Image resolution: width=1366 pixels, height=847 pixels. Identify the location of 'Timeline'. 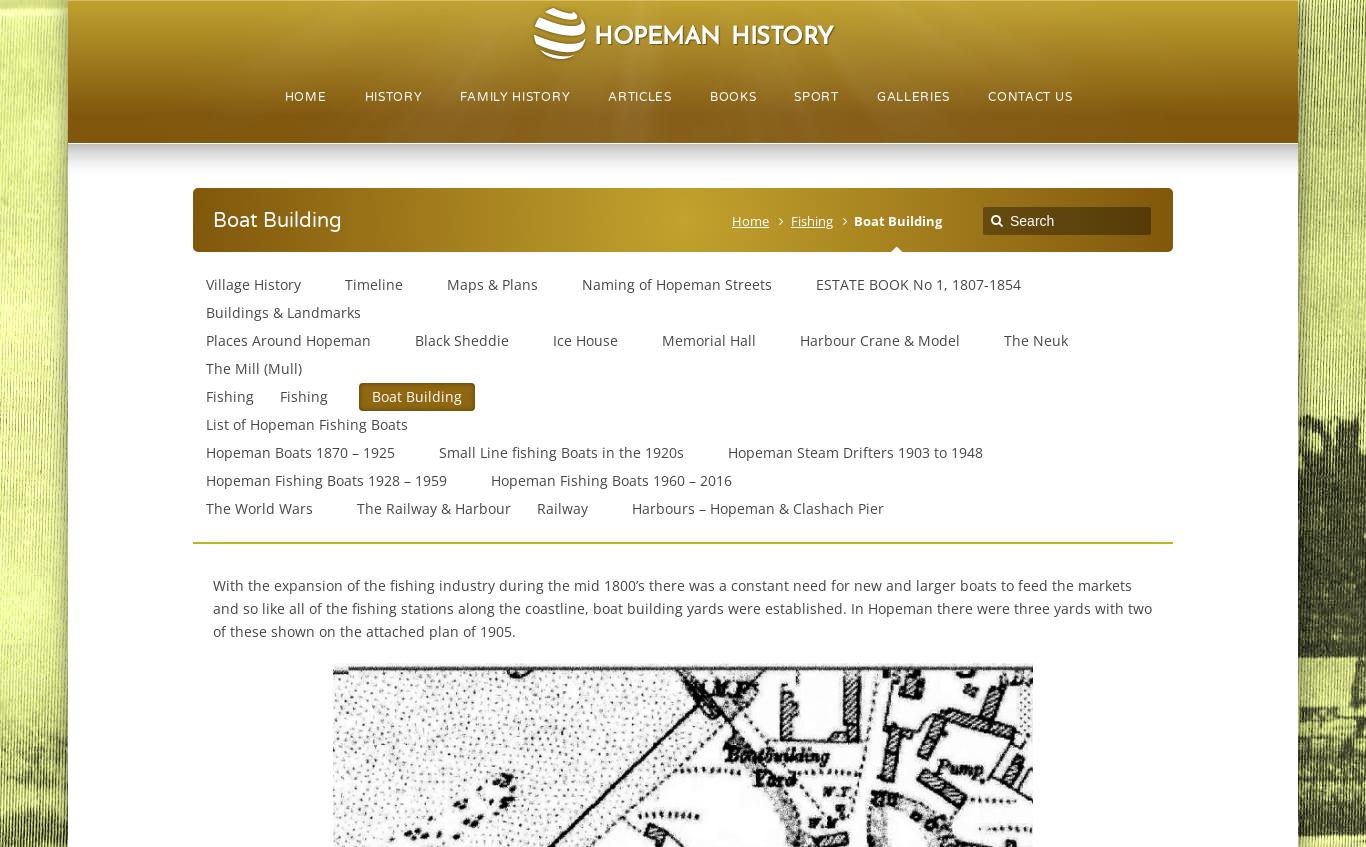
(372, 283).